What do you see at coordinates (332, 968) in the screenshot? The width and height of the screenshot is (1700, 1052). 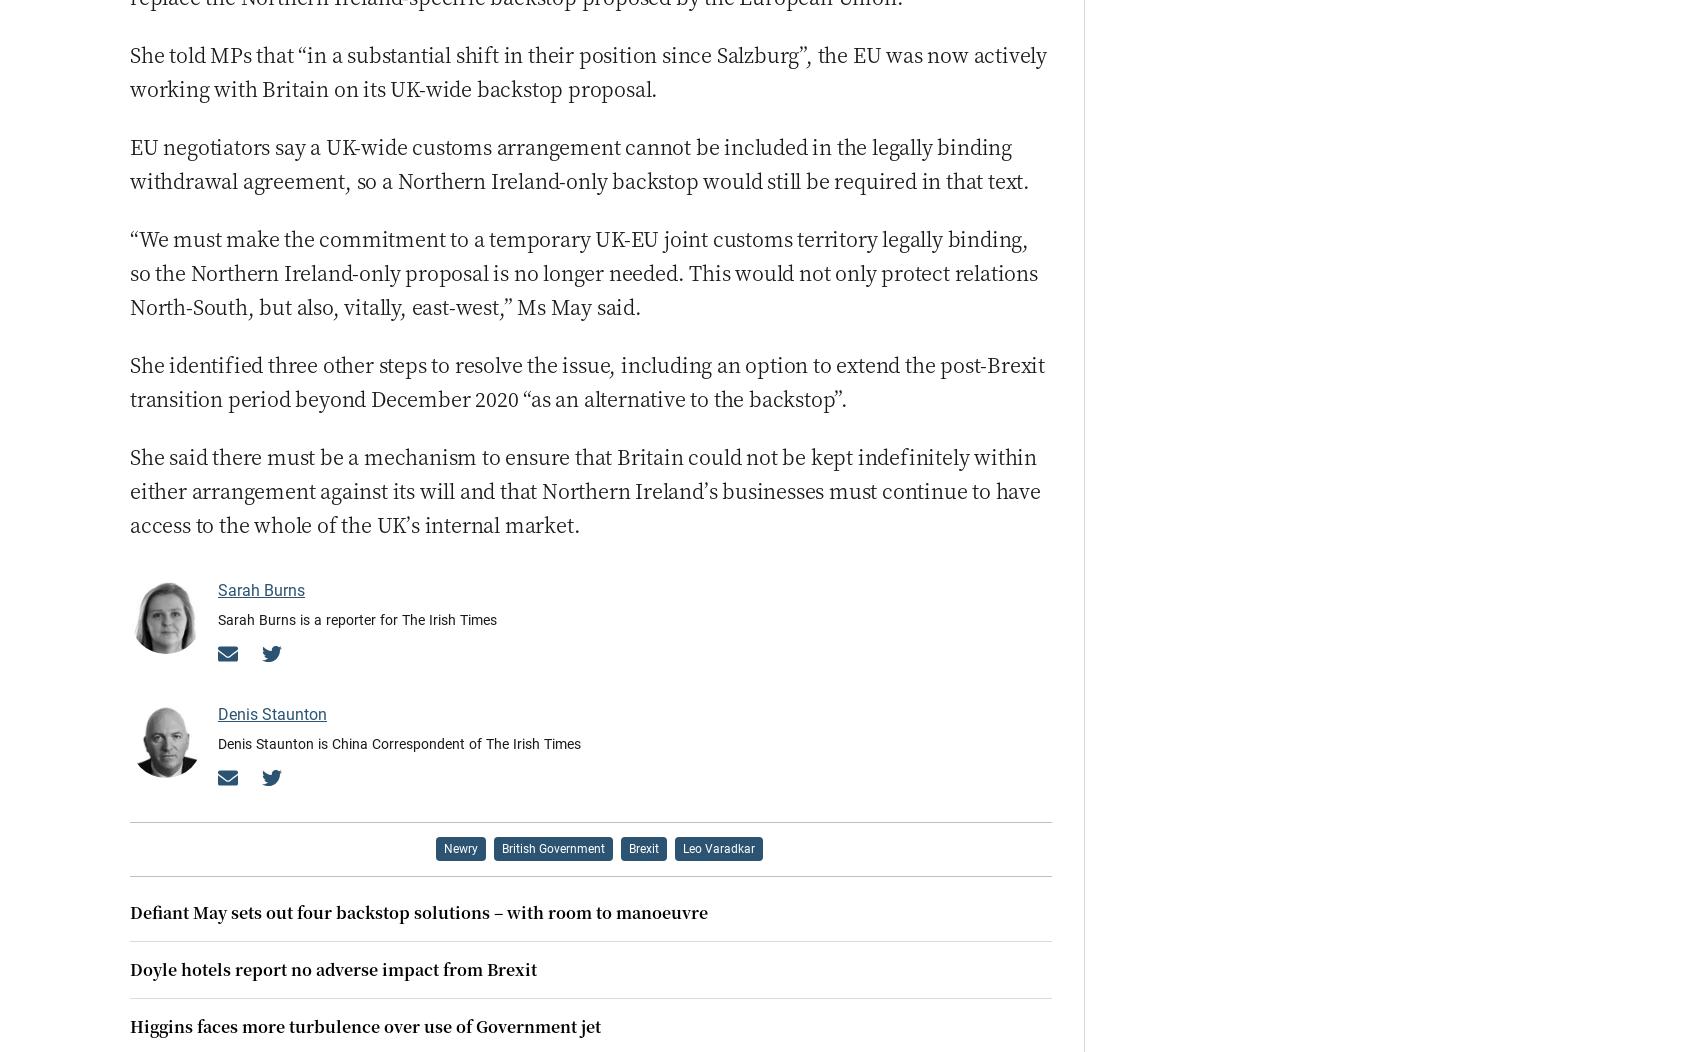 I see `'Doyle hotels report no adverse impact from Brexit'` at bounding box center [332, 968].